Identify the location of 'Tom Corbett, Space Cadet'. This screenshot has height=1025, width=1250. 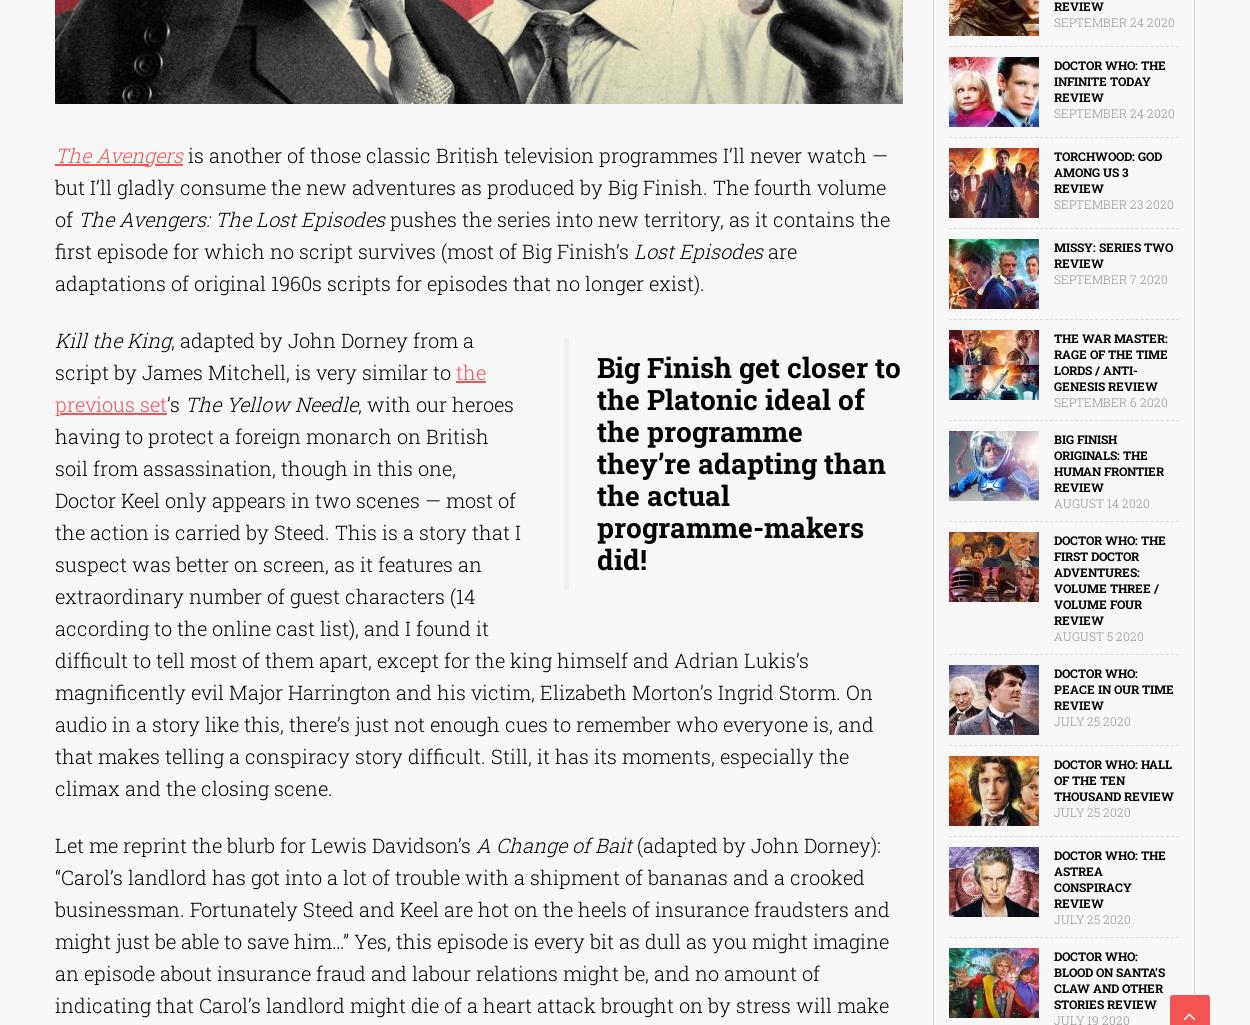
(122, 406).